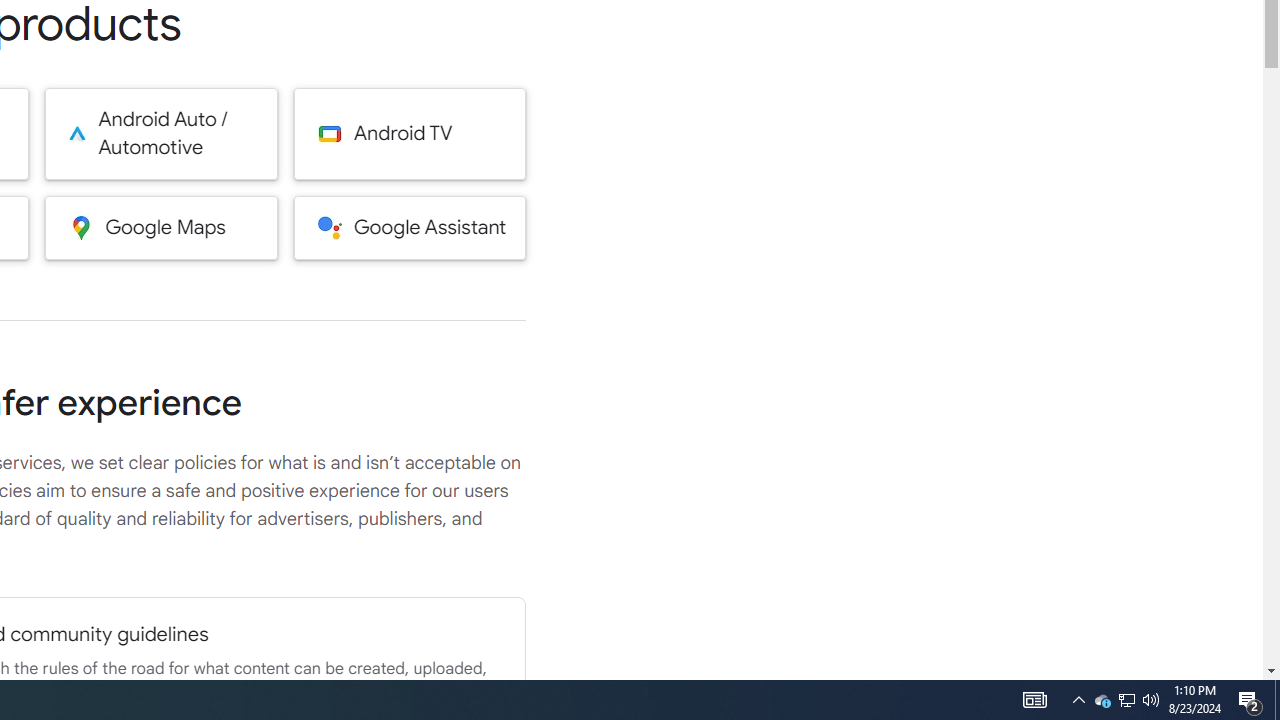  Describe the element at coordinates (161, 133) in the screenshot. I see `'Android Auto / Automotive'` at that location.